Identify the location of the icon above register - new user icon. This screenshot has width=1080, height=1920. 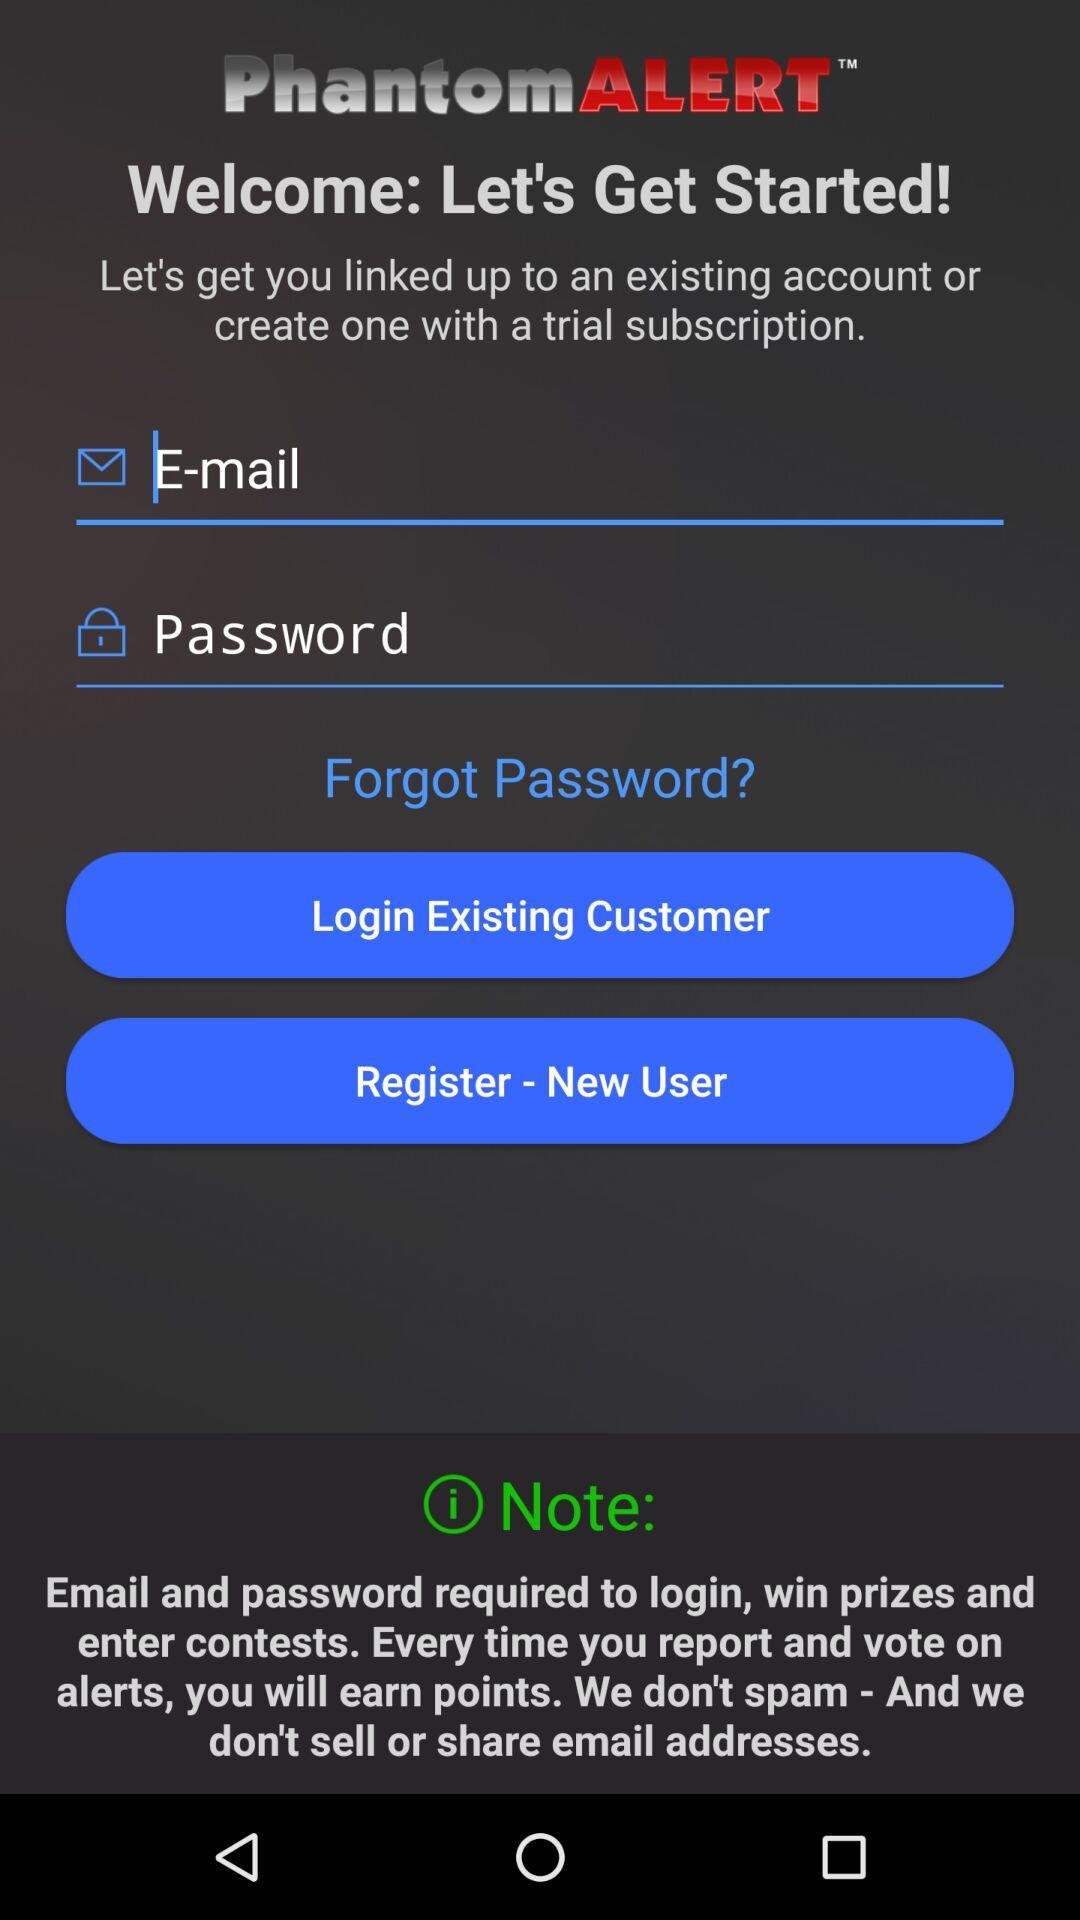
(540, 914).